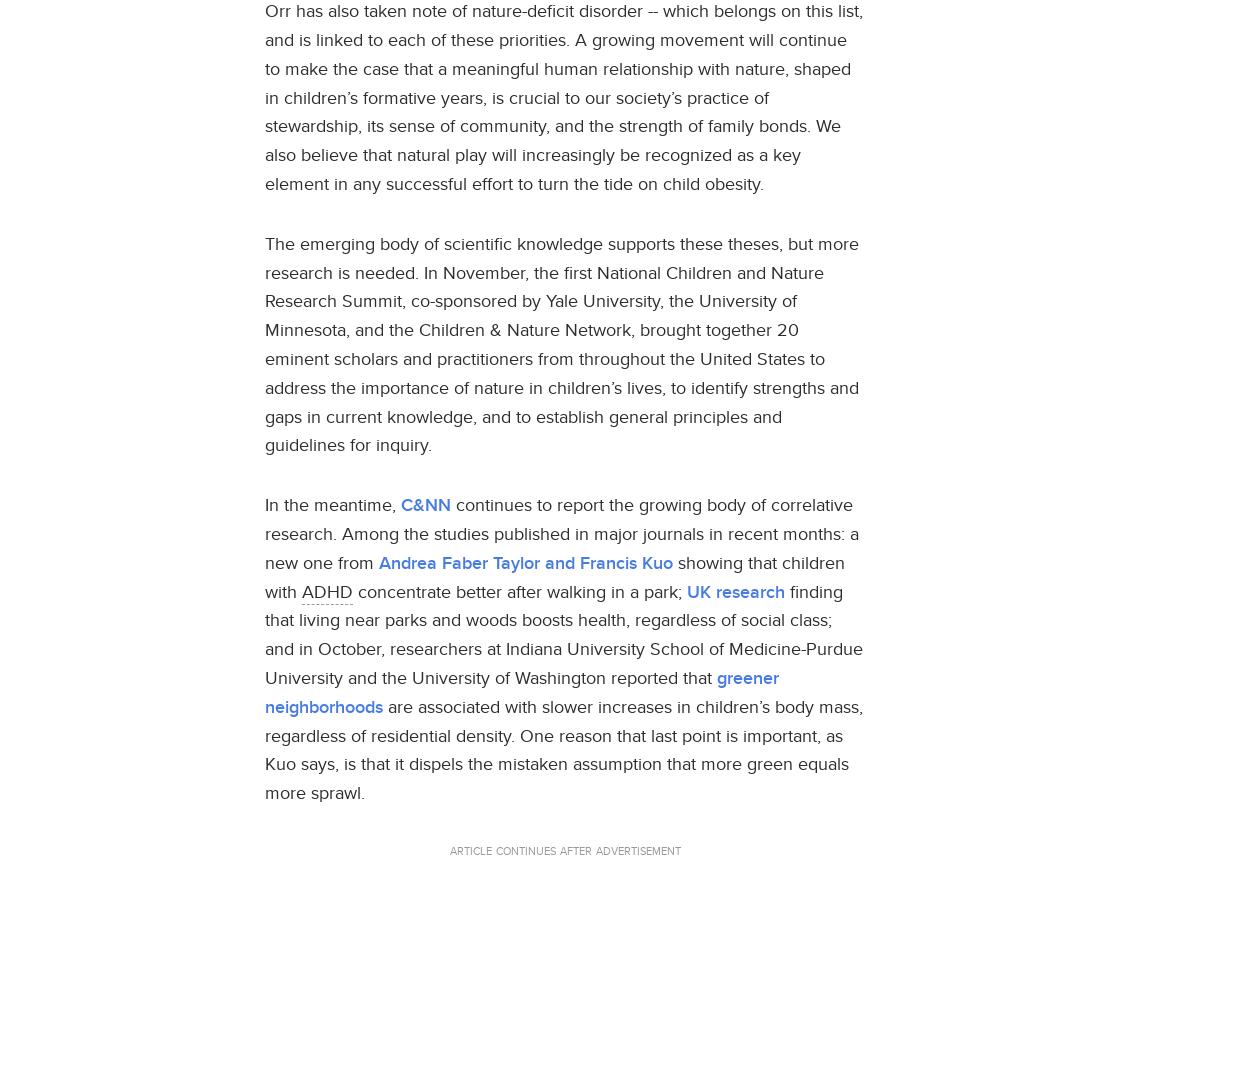 Image resolution: width=1250 pixels, height=1067 pixels. What do you see at coordinates (562, 343) in the screenshot?
I see `'The emerging body of scientific knowledge supports these theses, but more research is needed. In November, the first National Children and Nature Research Summit, co-sponsored by Yale University, the University of Minnesota, and the Children & Nature Network, brought together 20 eminent scholars and practitioners from throughout the United States to address the importance of nature in children’s lives, to identify strengths and gaps in current knowledge, and to establish general principles and guidelines for inquiry.'` at bounding box center [562, 343].